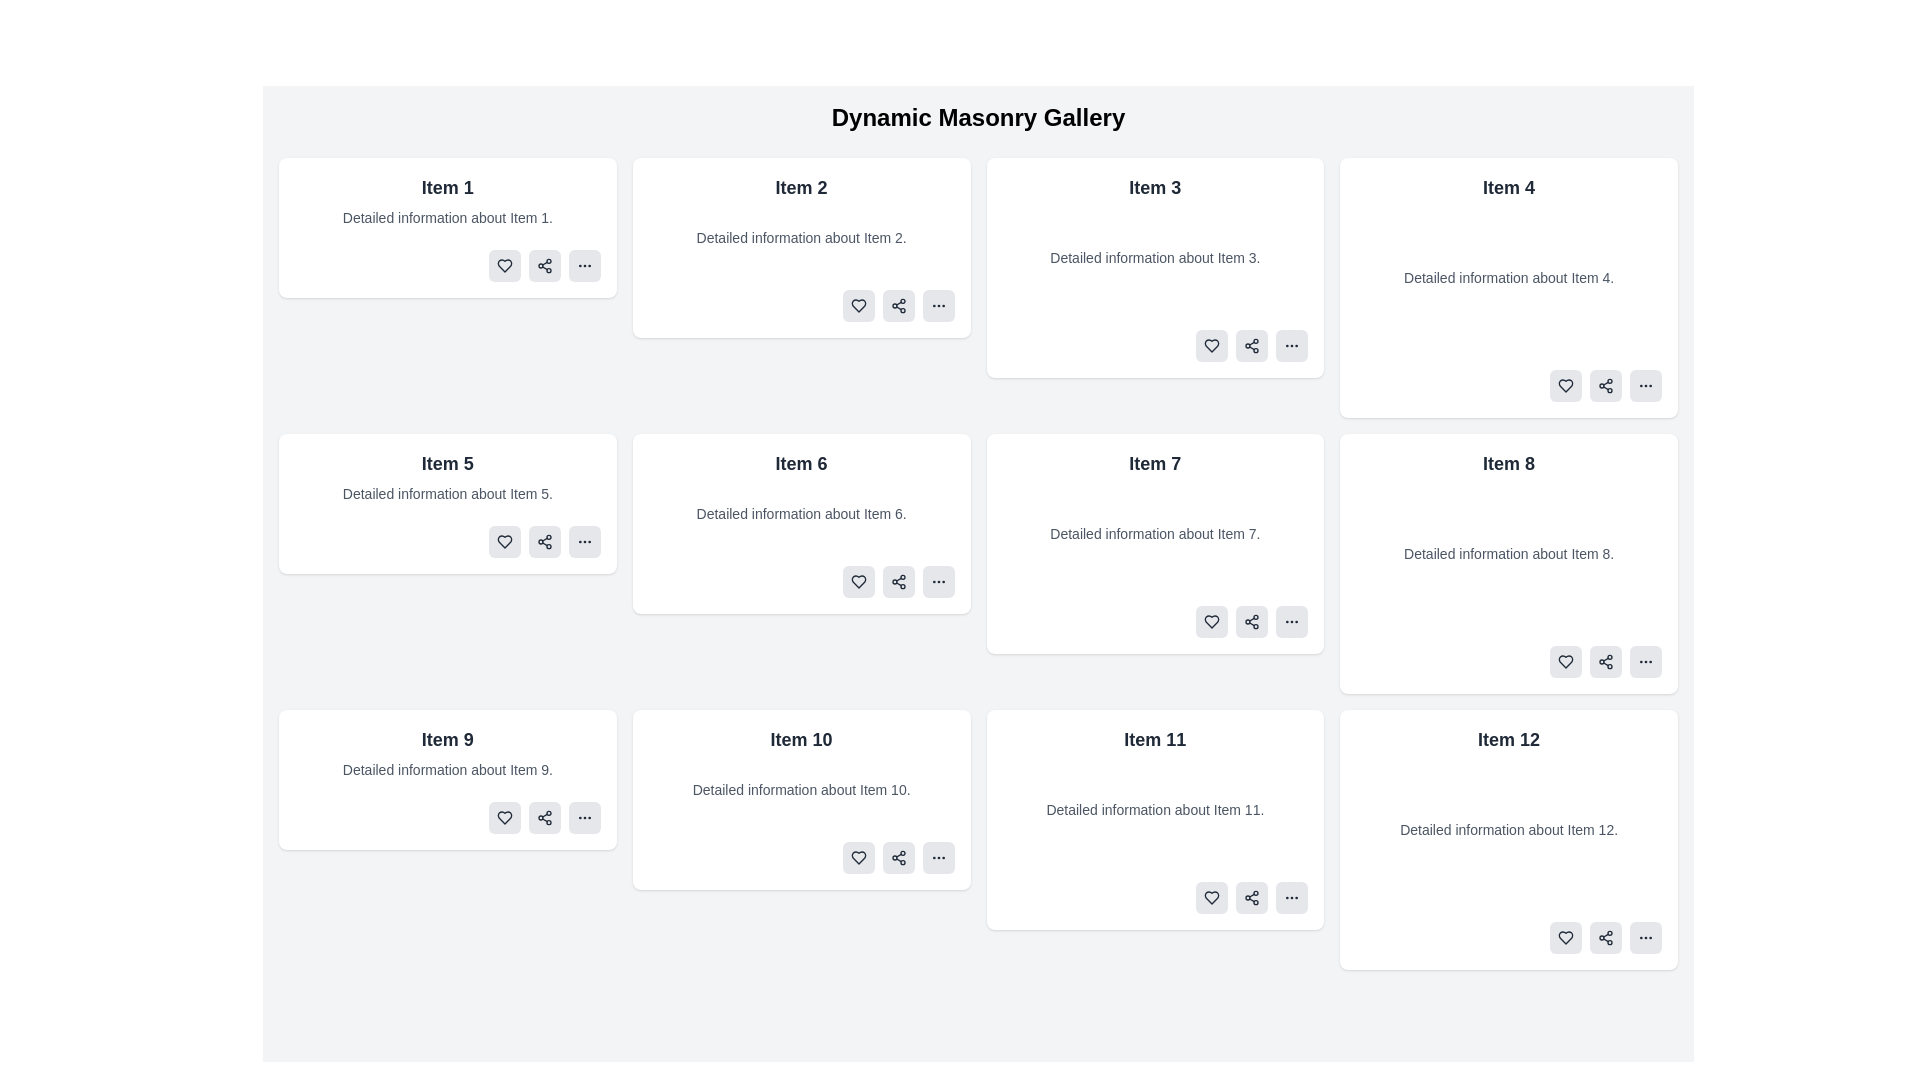  Describe the element at coordinates (1646, 662) in the screenshot. I see `the button located at the bottom-right corner inside the card labeled 'Item 8'` at that location.